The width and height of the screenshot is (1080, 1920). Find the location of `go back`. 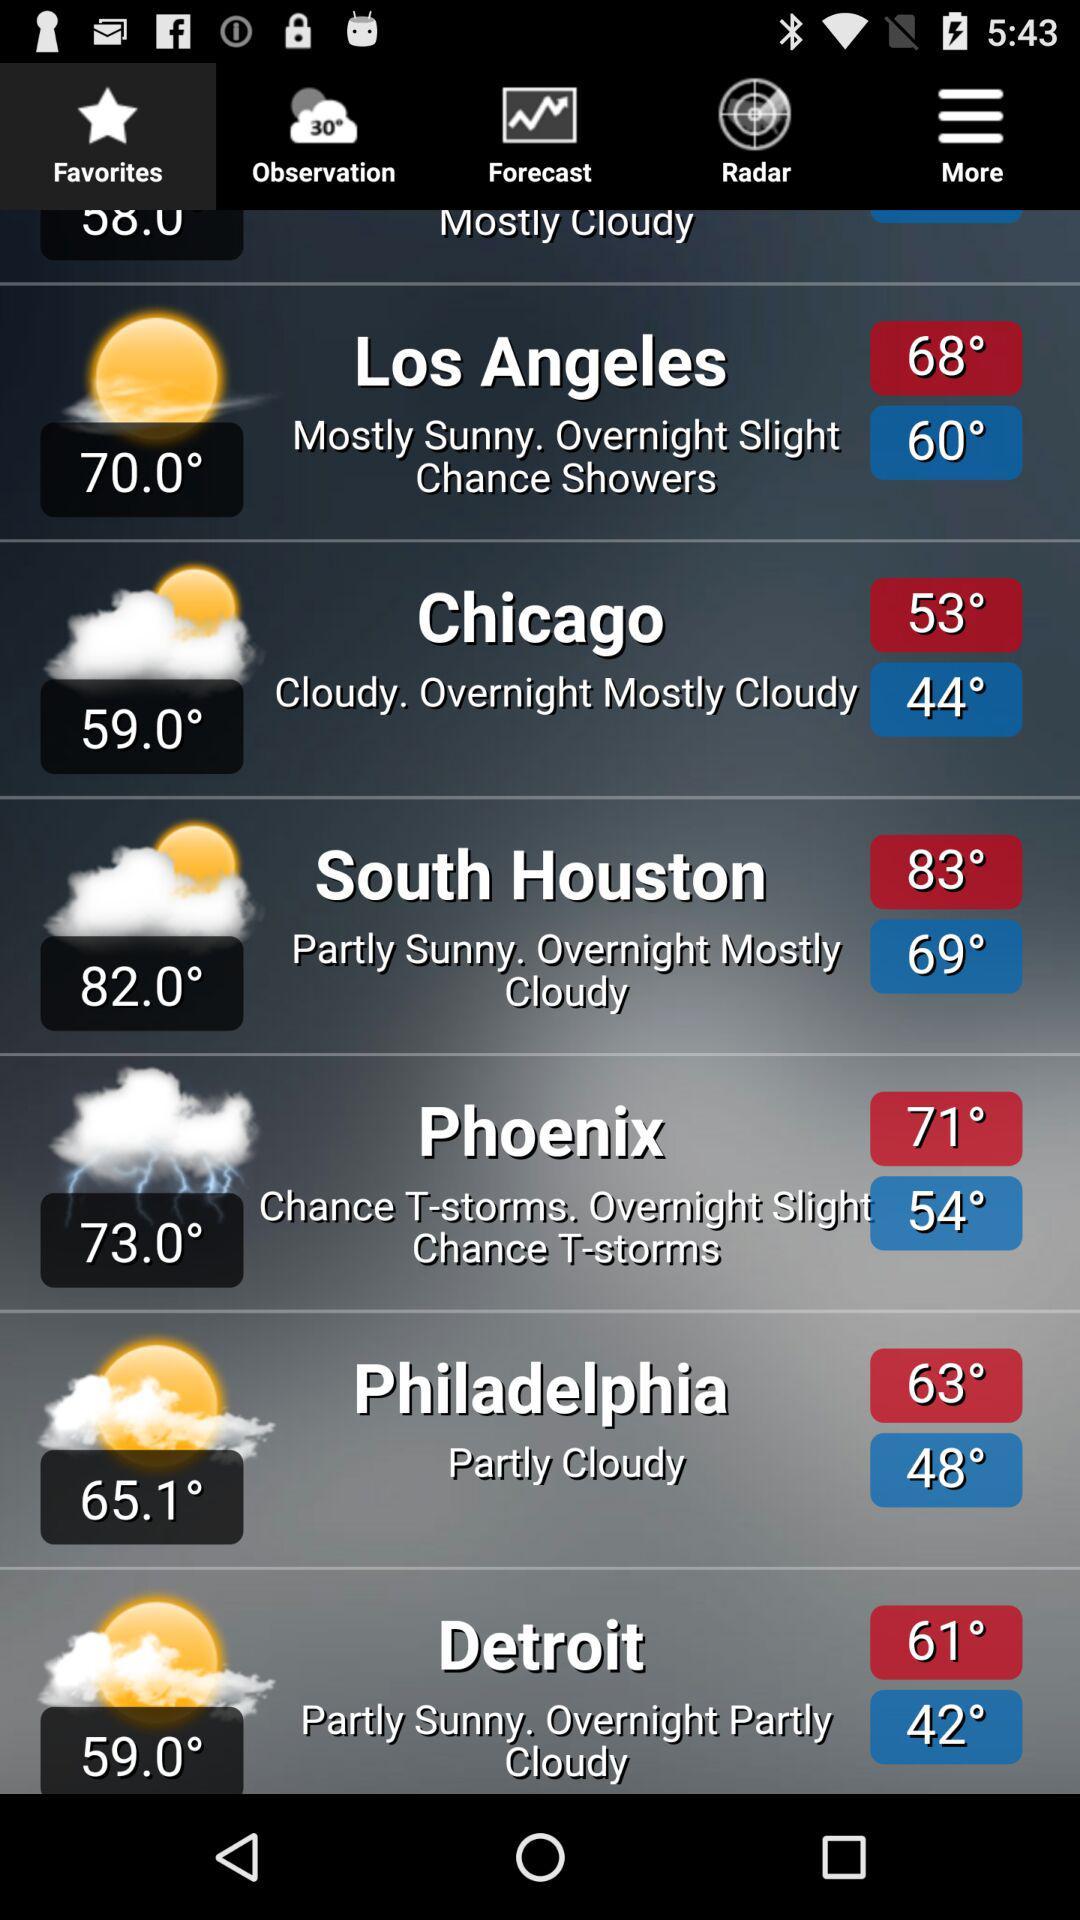

go back is located at coordinates (540, 127).